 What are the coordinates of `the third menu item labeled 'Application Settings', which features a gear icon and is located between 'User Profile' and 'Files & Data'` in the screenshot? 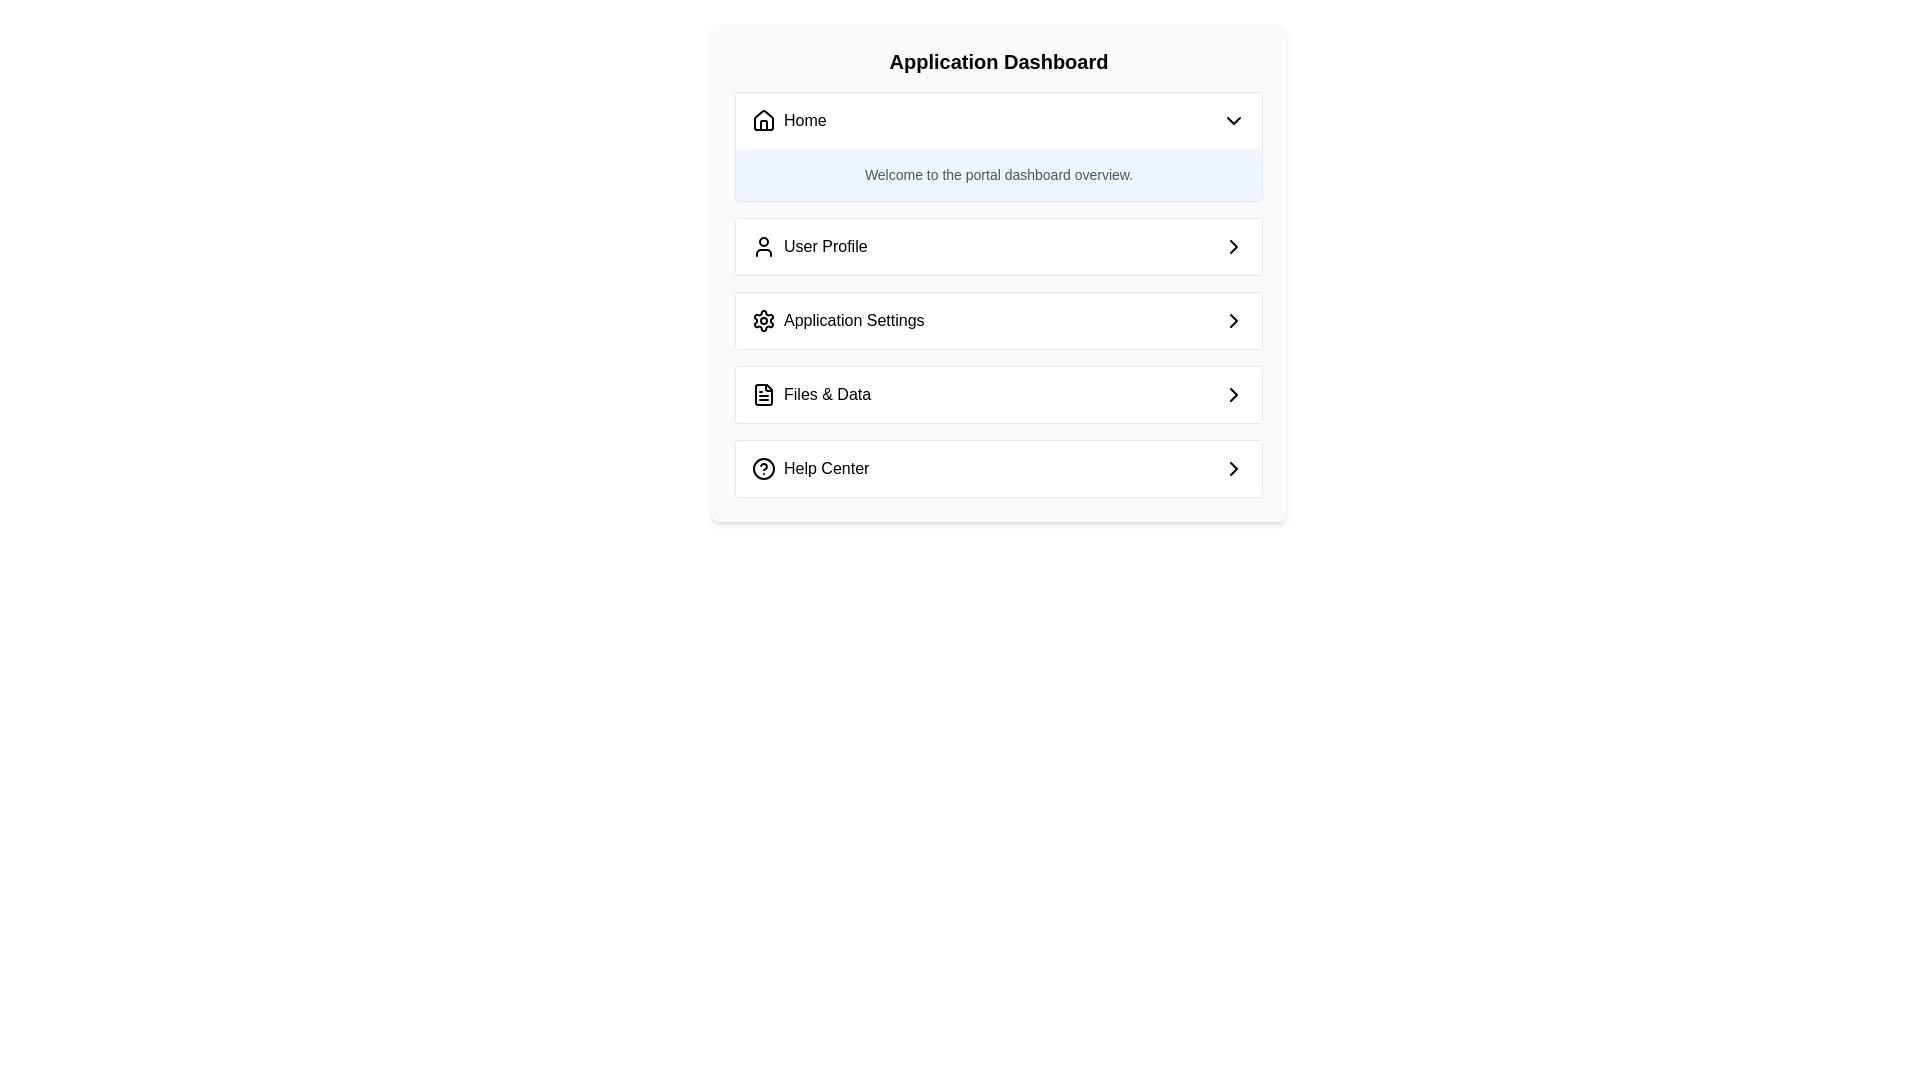 It's located at (838, 319).